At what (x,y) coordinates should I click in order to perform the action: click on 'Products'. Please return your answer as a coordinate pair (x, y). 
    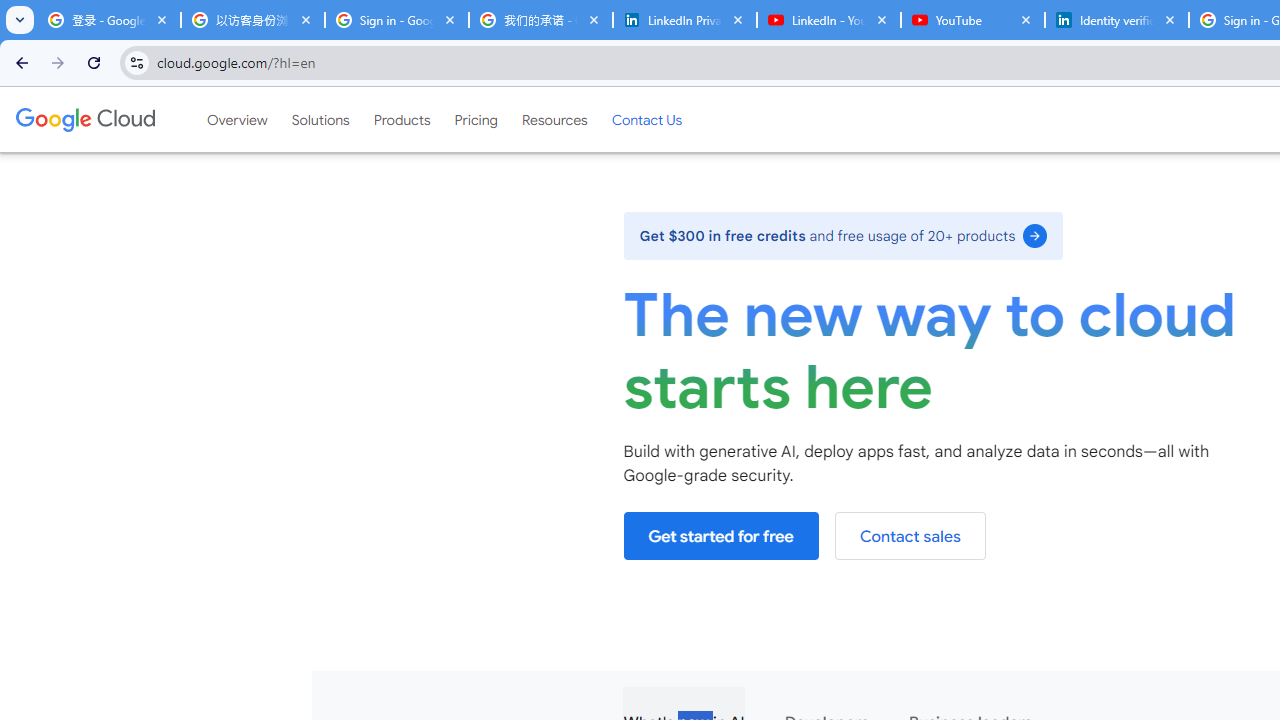
    Looking at the image, I should click on (400, 119).